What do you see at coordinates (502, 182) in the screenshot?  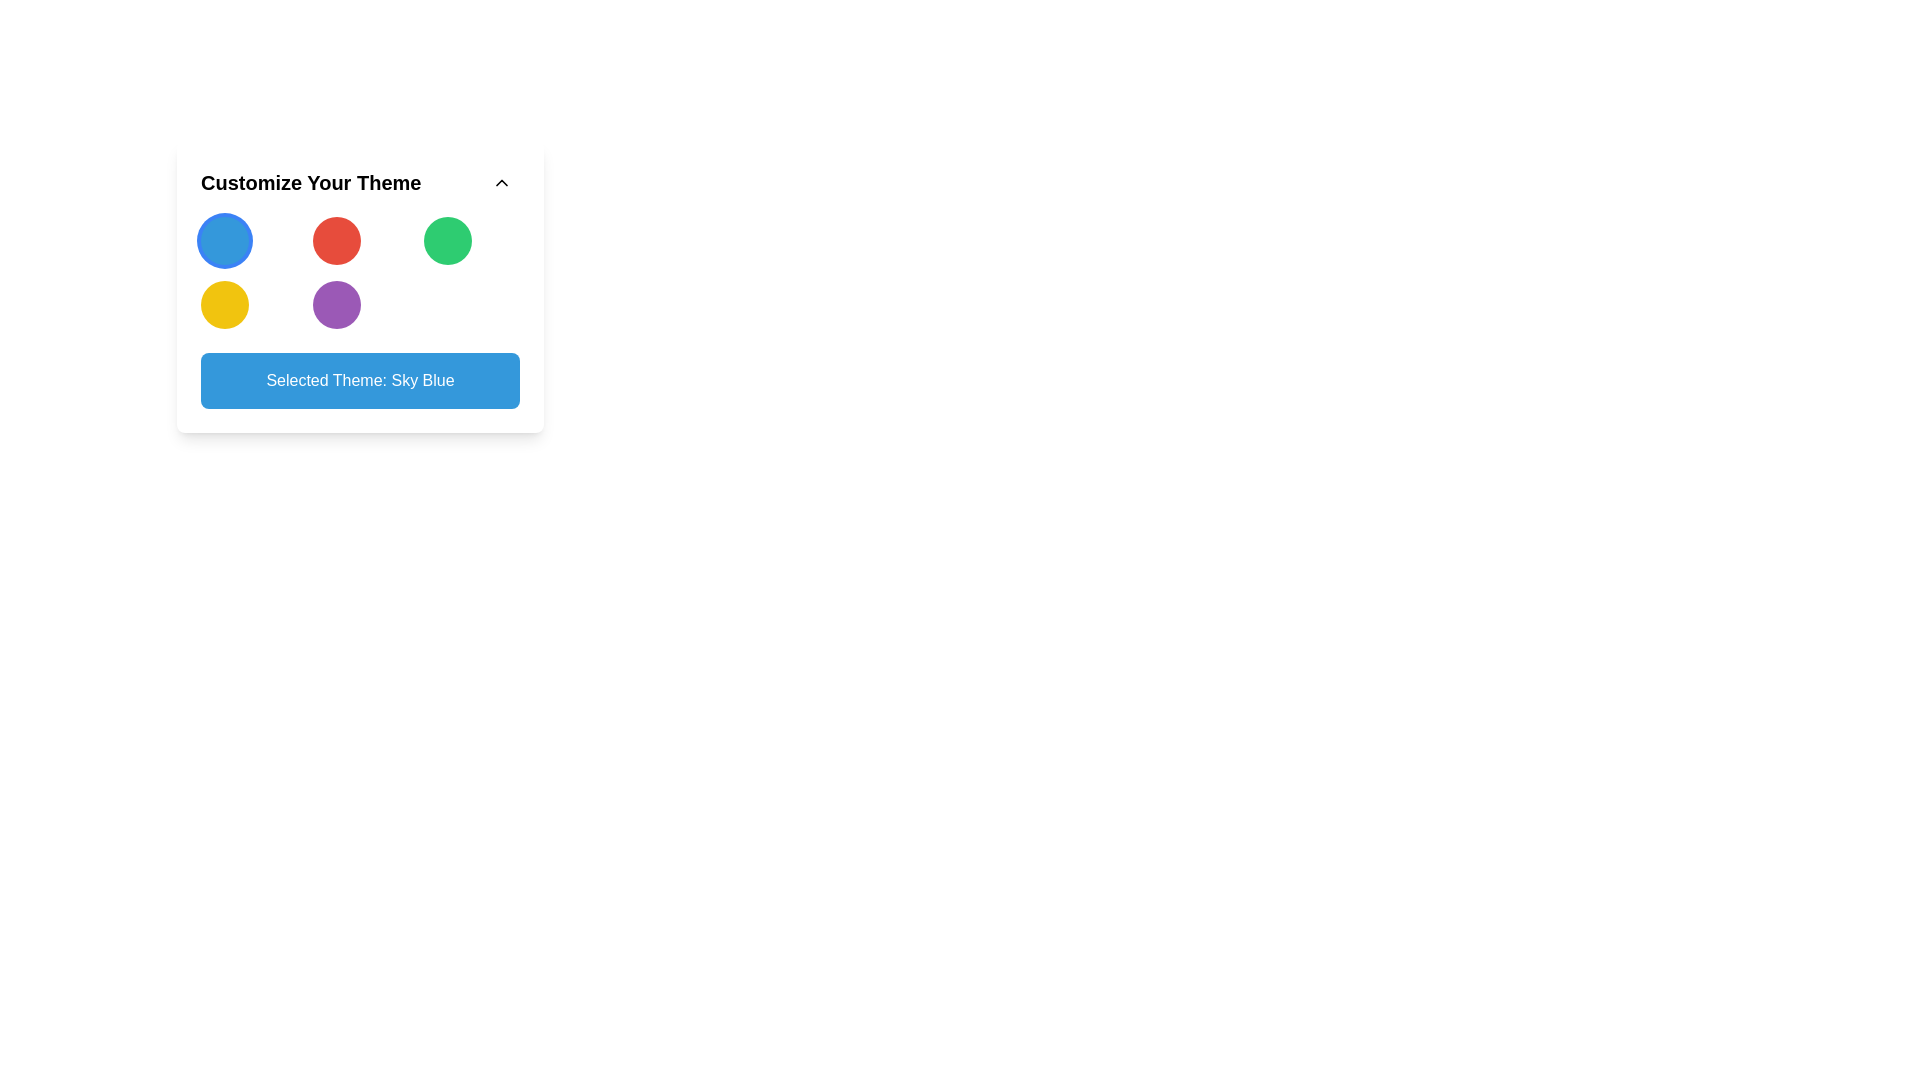 I see `the chevron-up icon` at bounding box center [502, 182].